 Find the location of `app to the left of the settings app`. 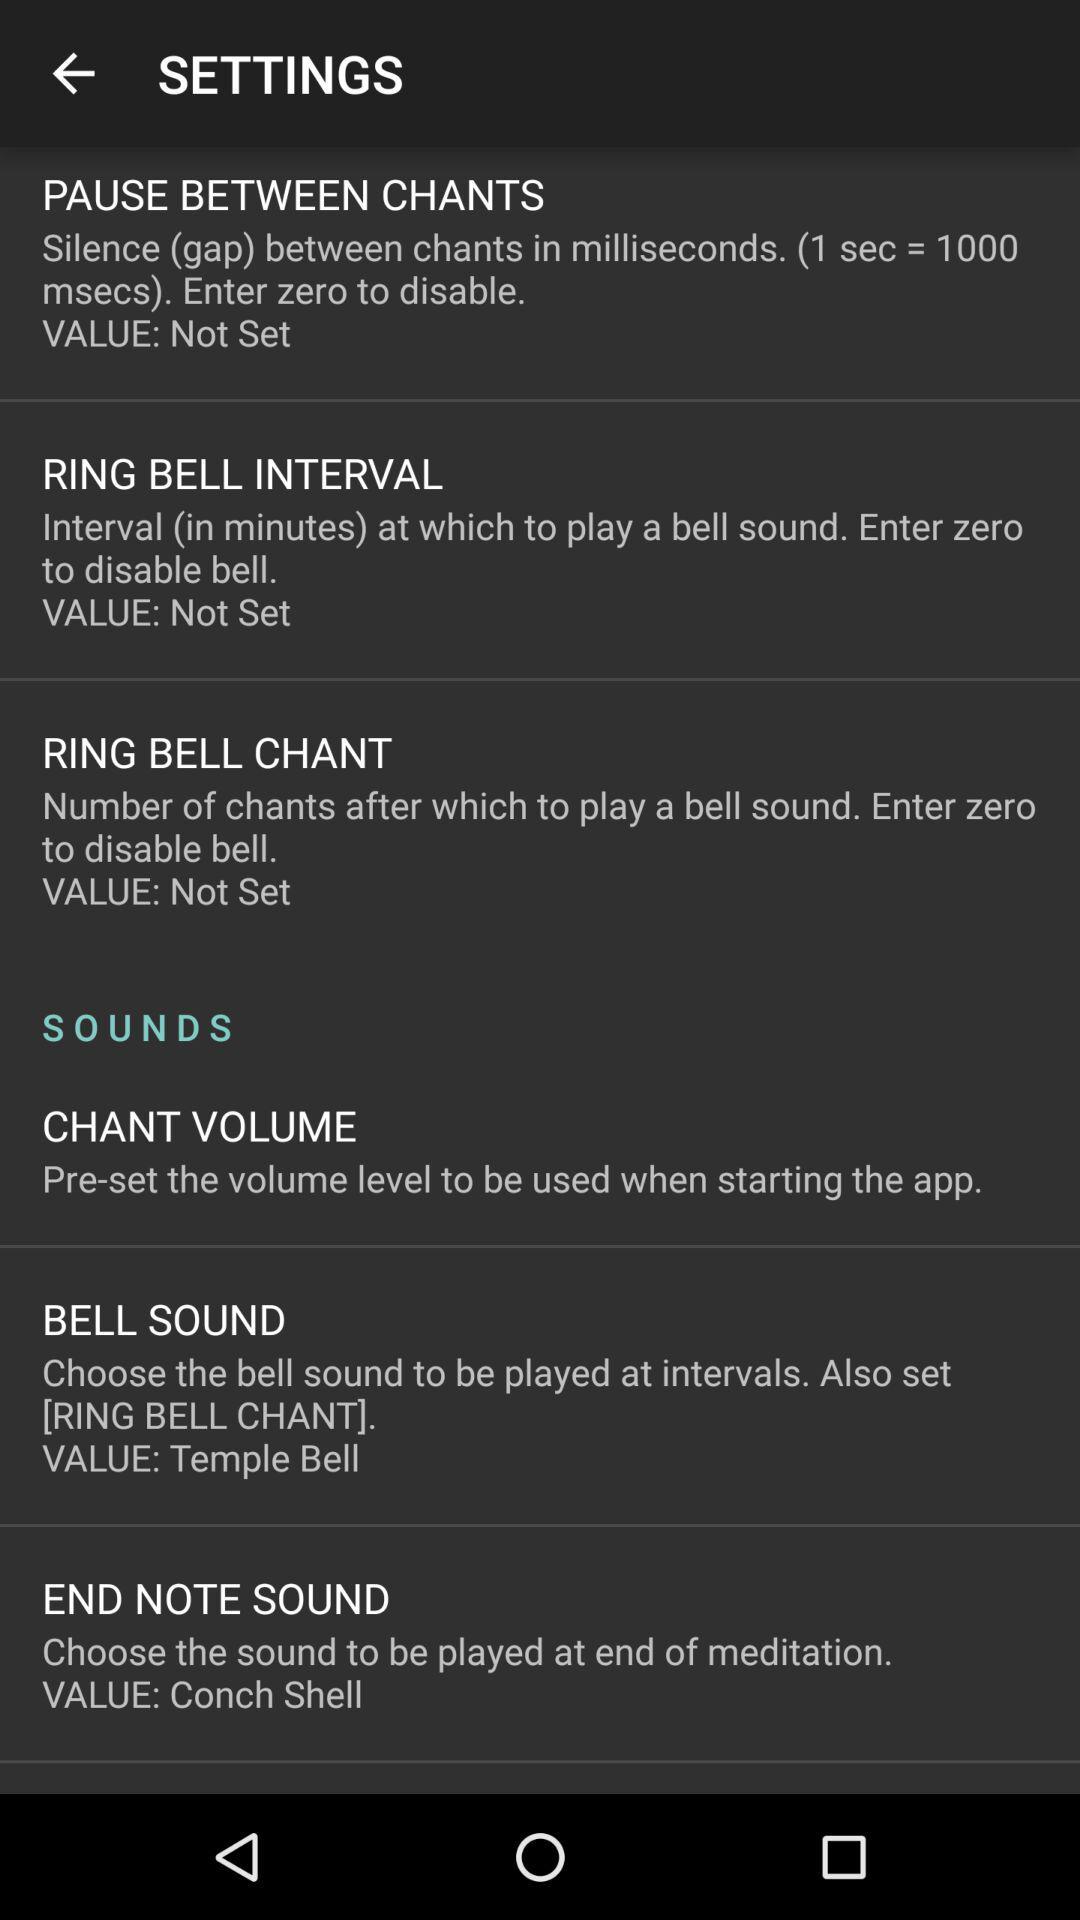

app to the left of the settings app is located at coordinates (72, 73).